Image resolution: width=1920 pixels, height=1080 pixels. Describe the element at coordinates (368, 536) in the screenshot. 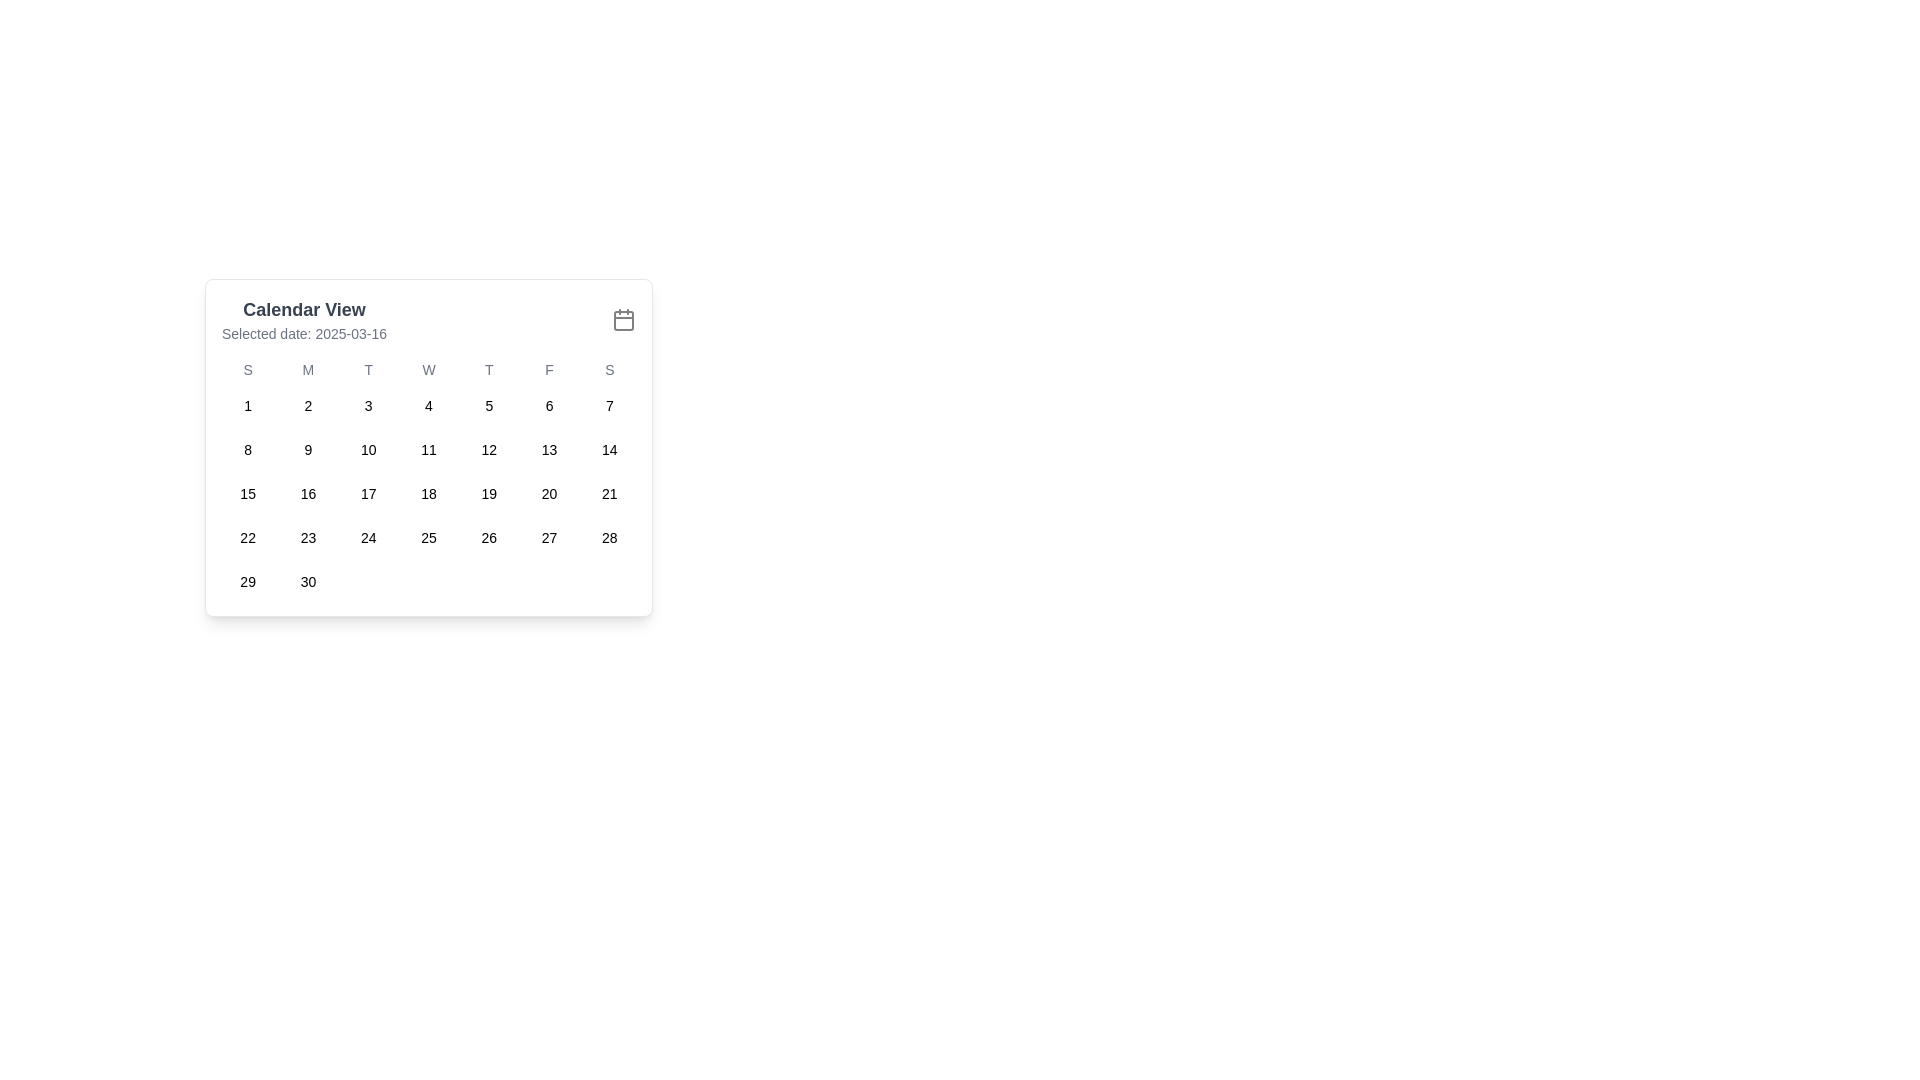

I see `the clickable calendar day box displaying the number '24'` at that location.